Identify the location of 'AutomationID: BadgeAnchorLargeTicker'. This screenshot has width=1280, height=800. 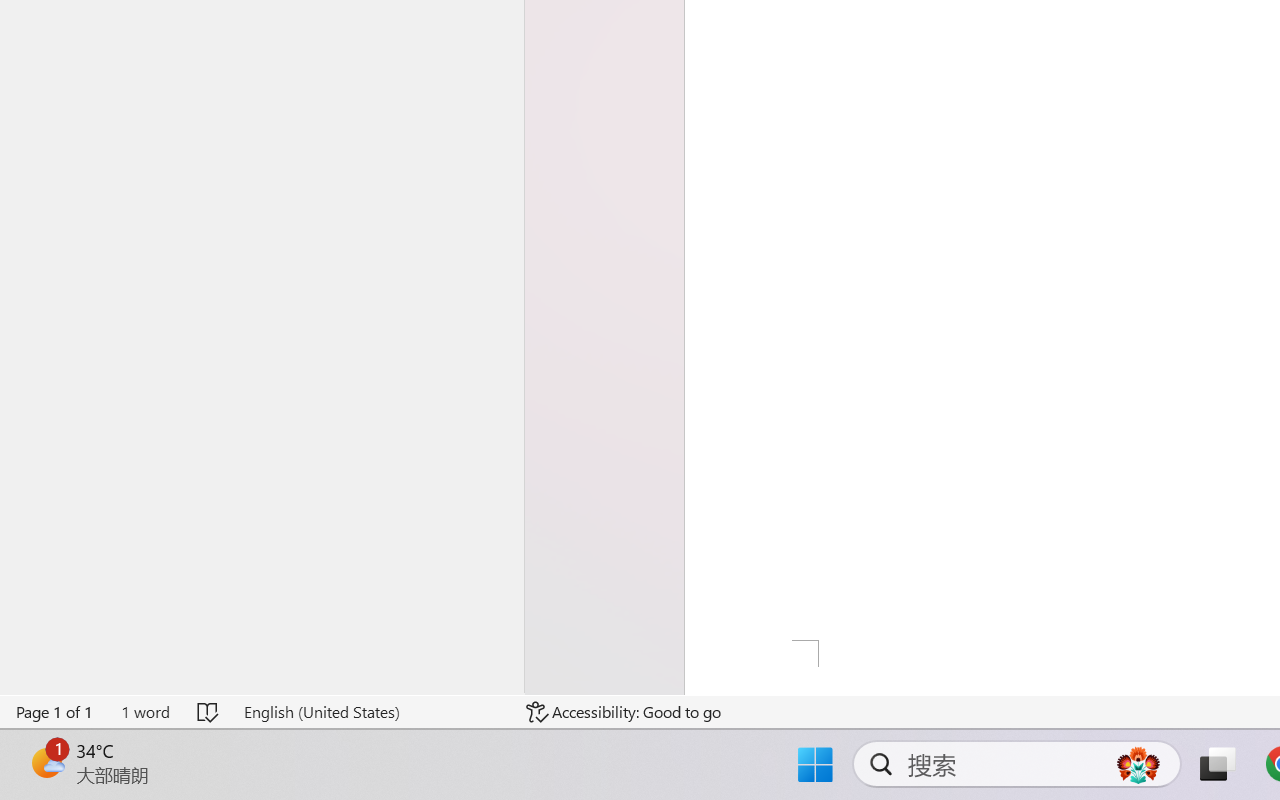
(46, 762).